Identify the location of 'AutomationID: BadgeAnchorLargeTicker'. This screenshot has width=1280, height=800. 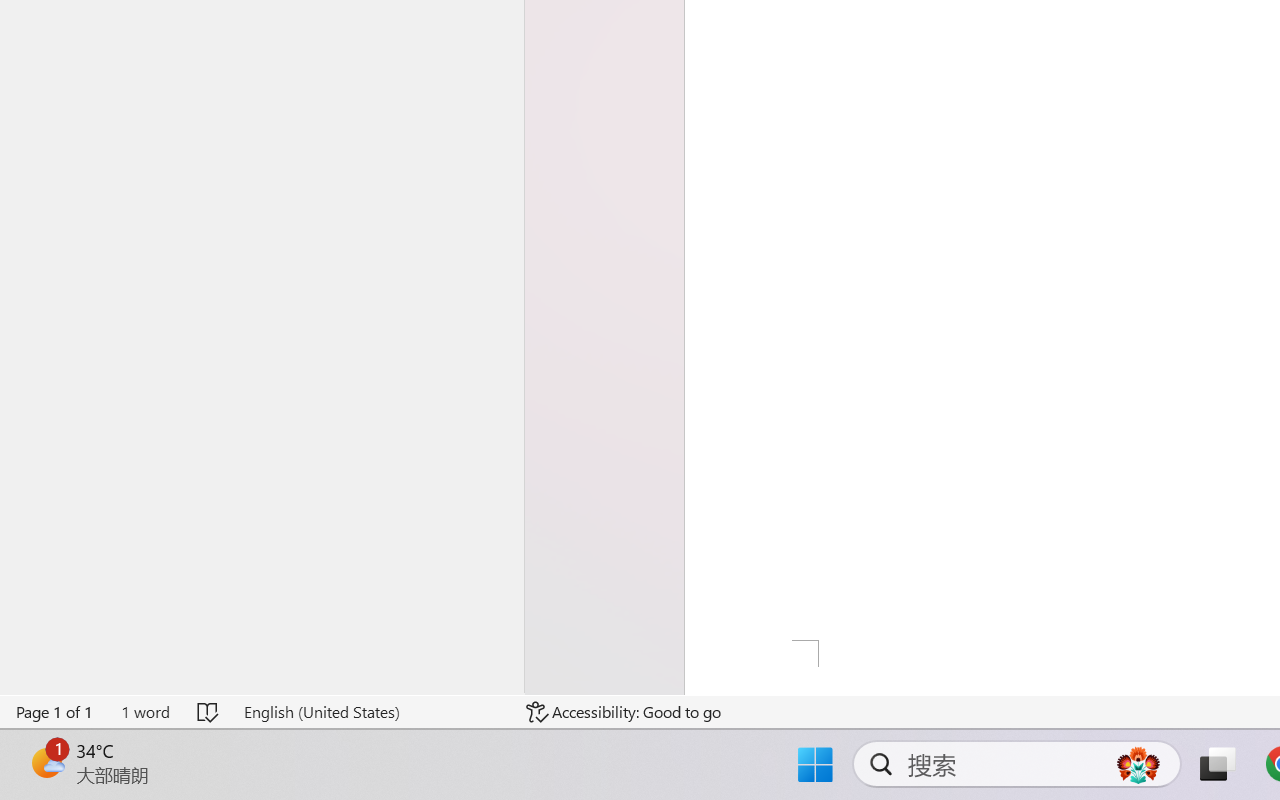
(46, 762).